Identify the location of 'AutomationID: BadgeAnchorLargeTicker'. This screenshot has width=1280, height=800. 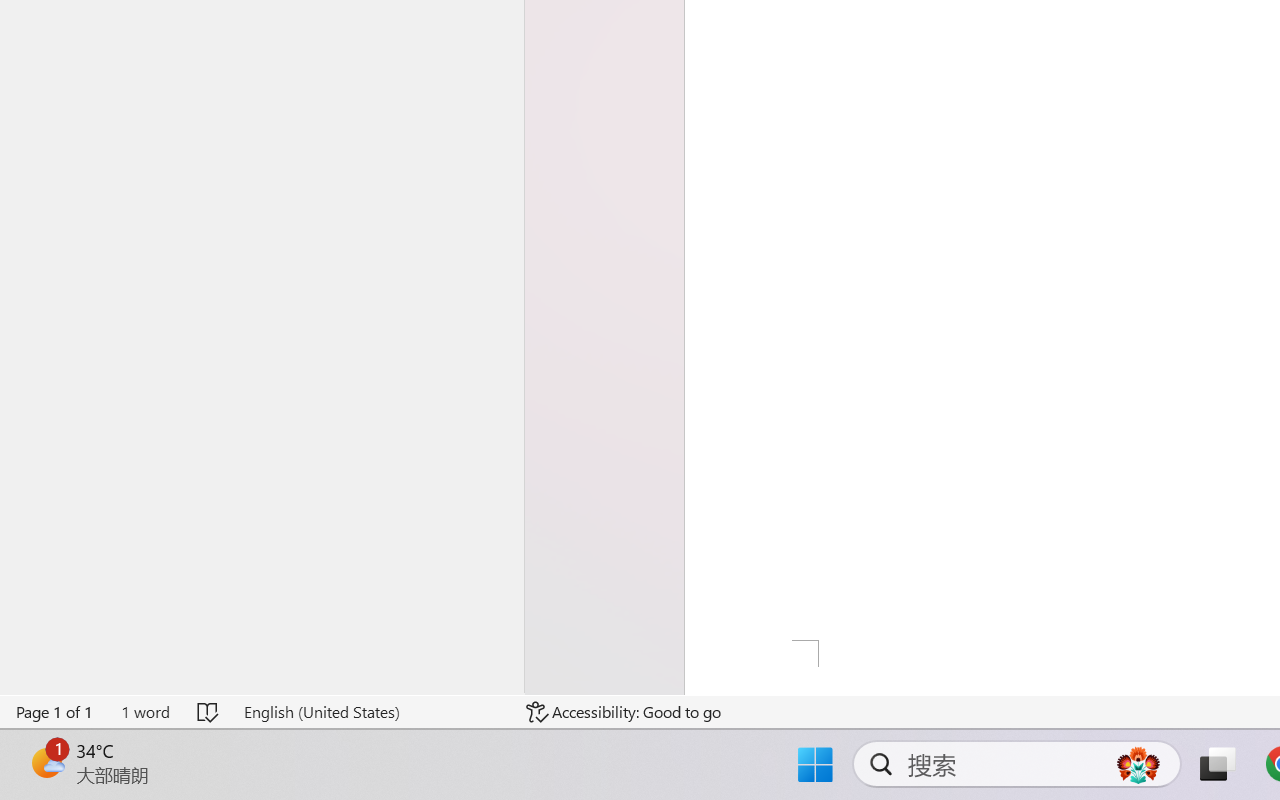
(46, 762).